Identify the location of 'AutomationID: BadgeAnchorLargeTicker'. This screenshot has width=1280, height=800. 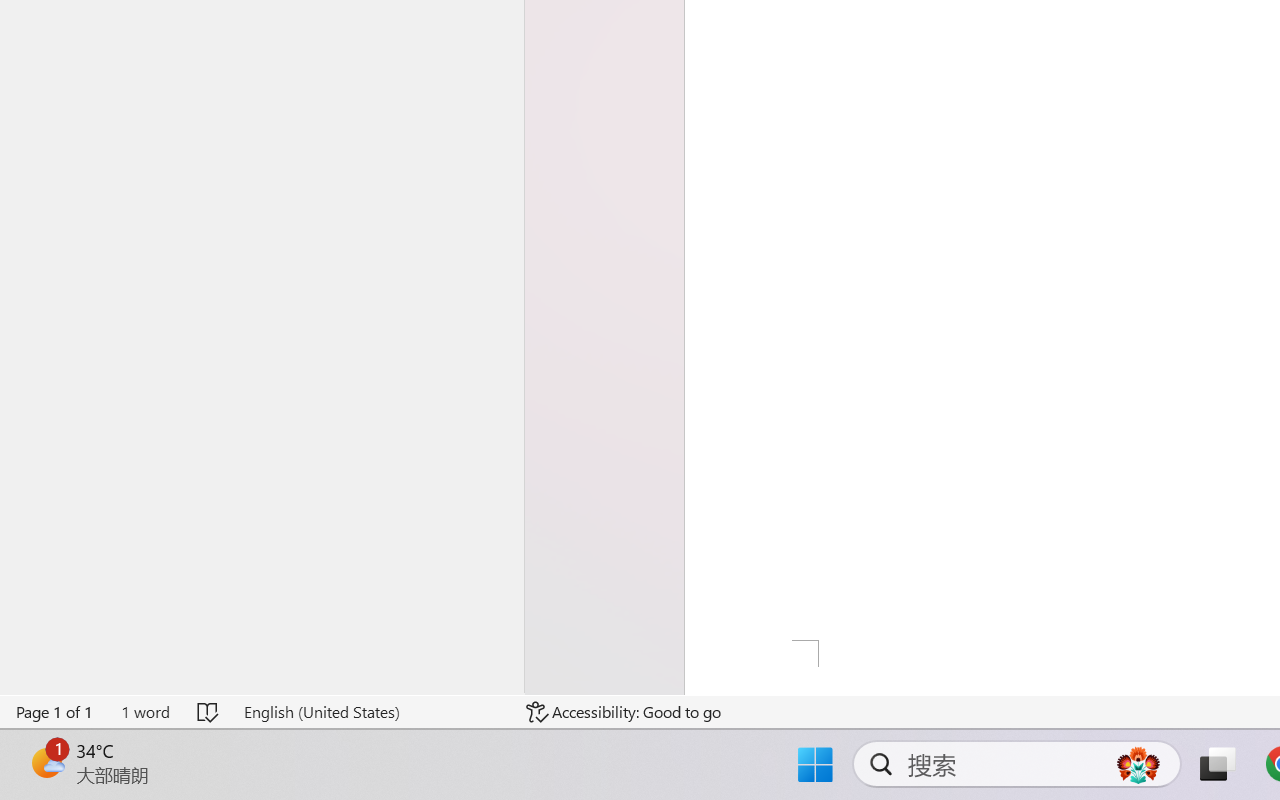
(46, 762).